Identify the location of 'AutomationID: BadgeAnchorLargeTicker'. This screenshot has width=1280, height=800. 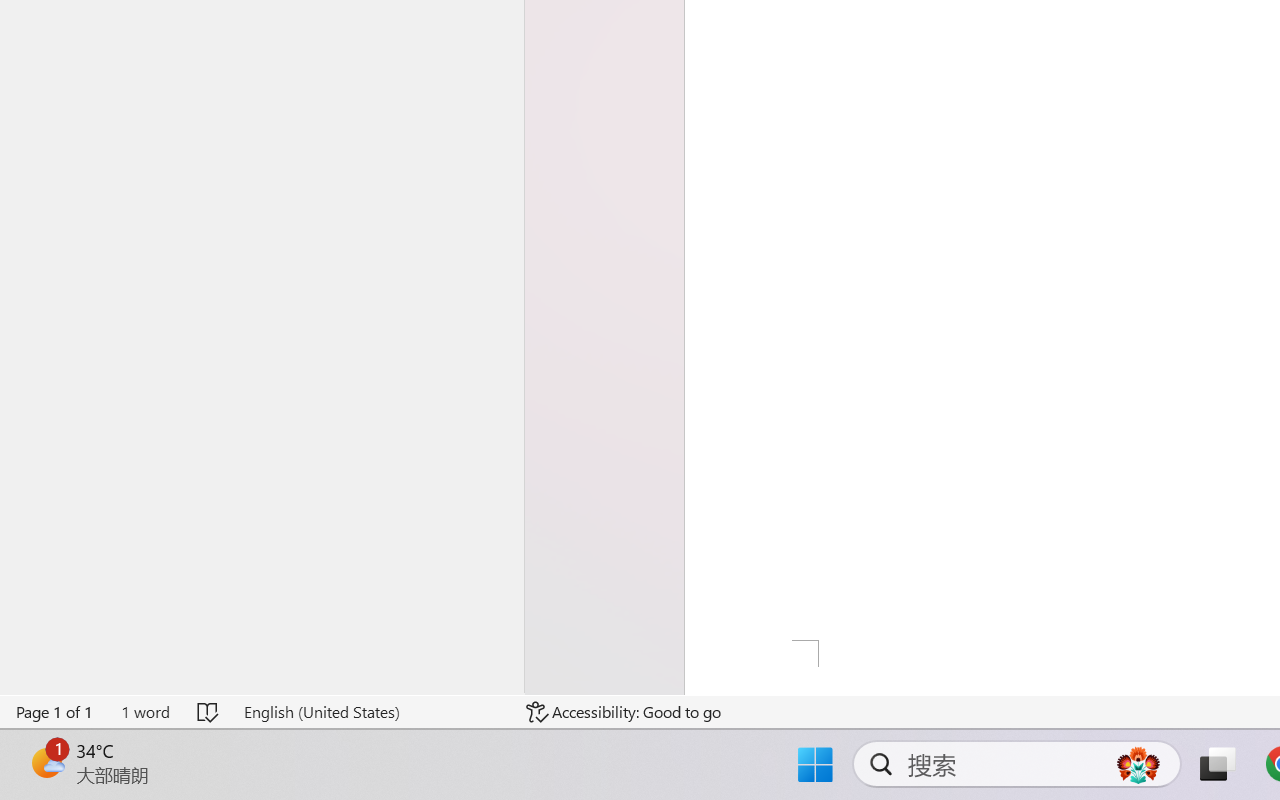
(46, 762).